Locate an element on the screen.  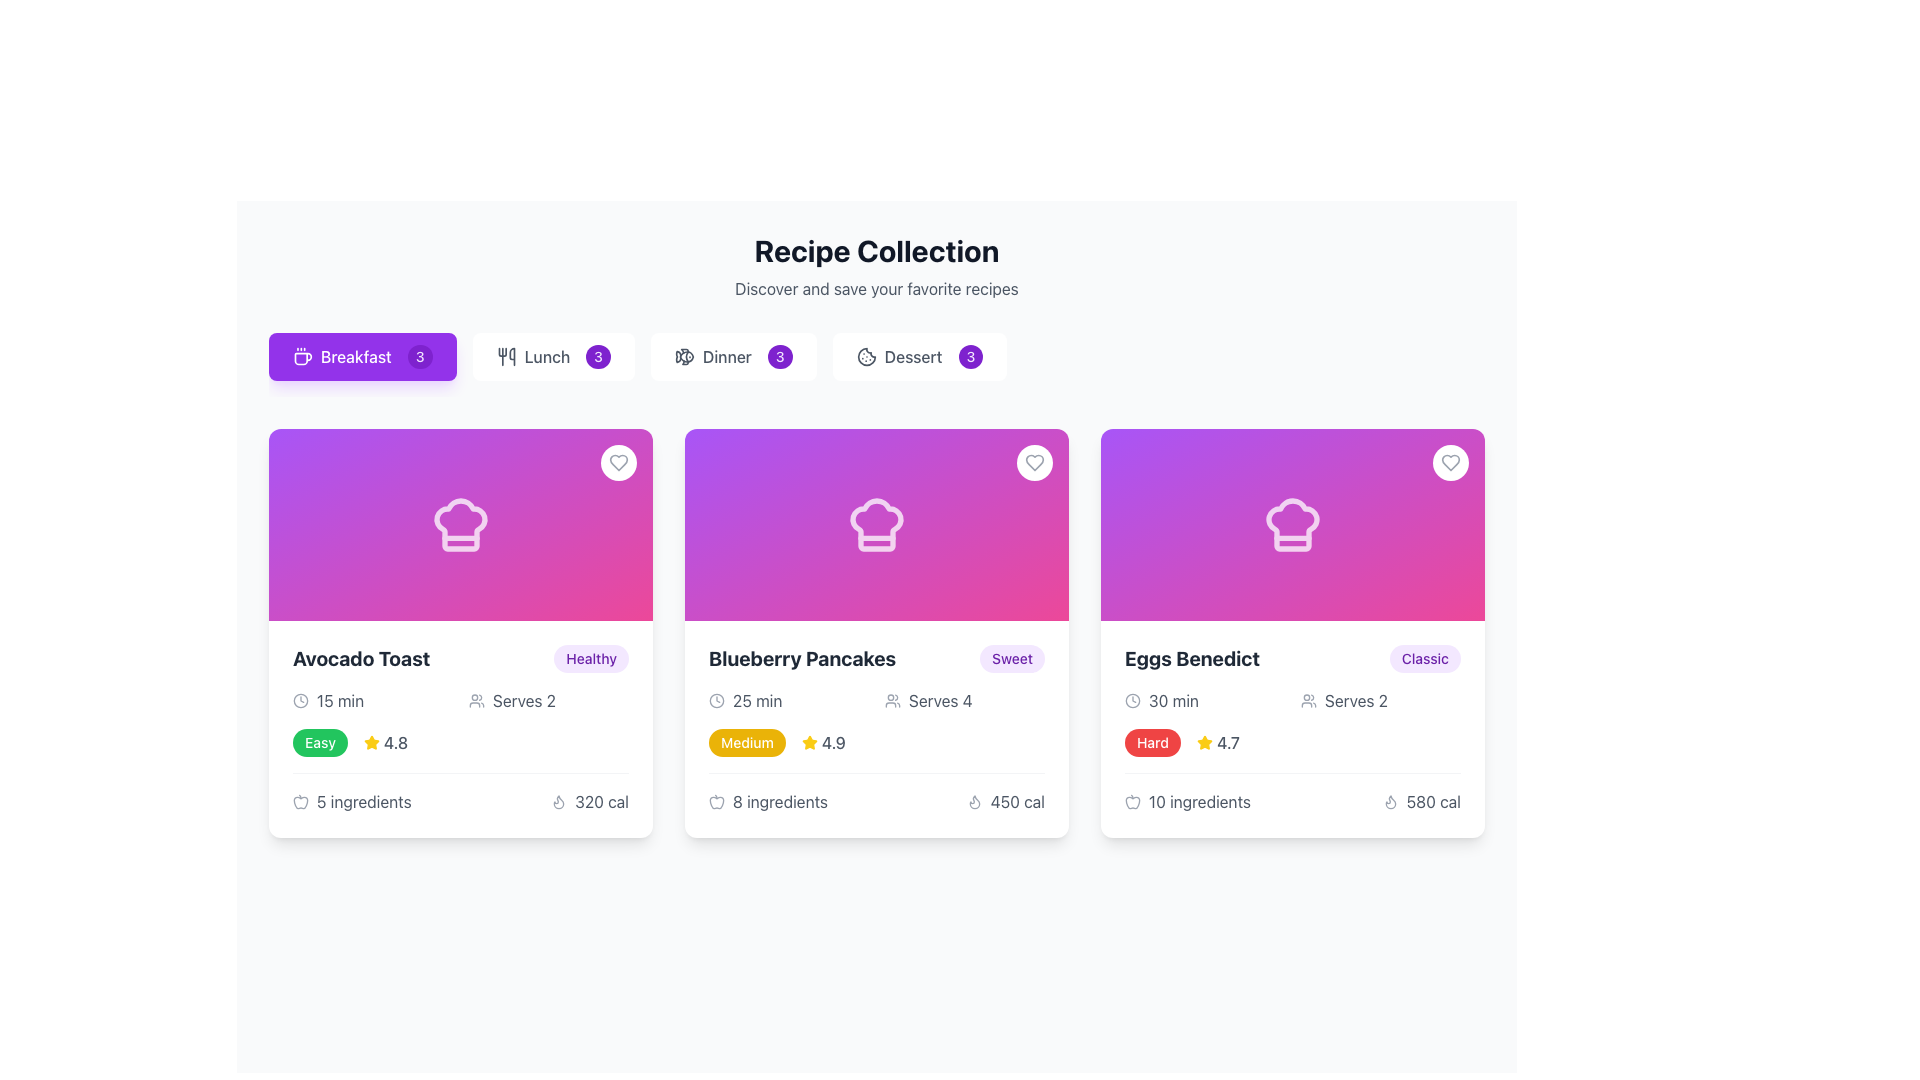
the chef's hat icon located in the center of the first card under the 'Breakfast' category tab for visual clarity is located at coordinates (459, 523).